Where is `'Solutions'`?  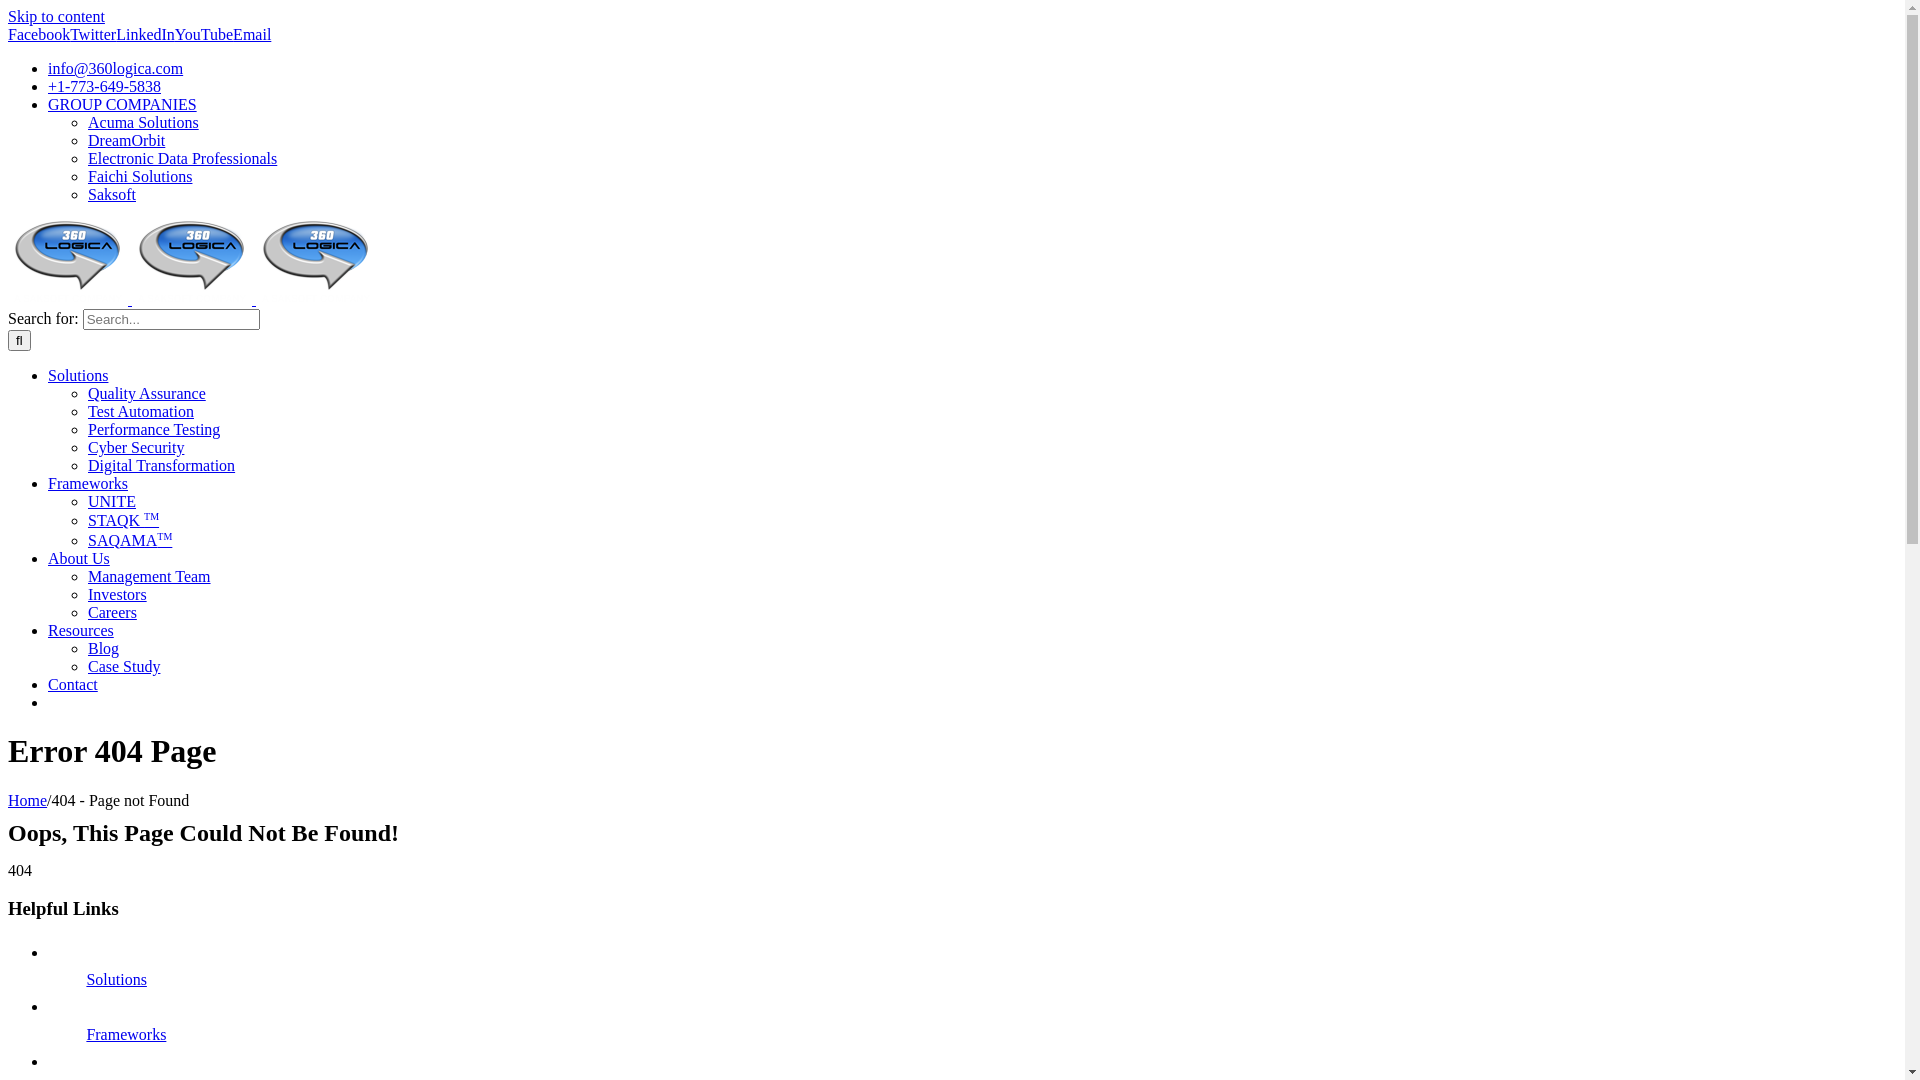 'Solutions' is located at coordinates (114, 978).